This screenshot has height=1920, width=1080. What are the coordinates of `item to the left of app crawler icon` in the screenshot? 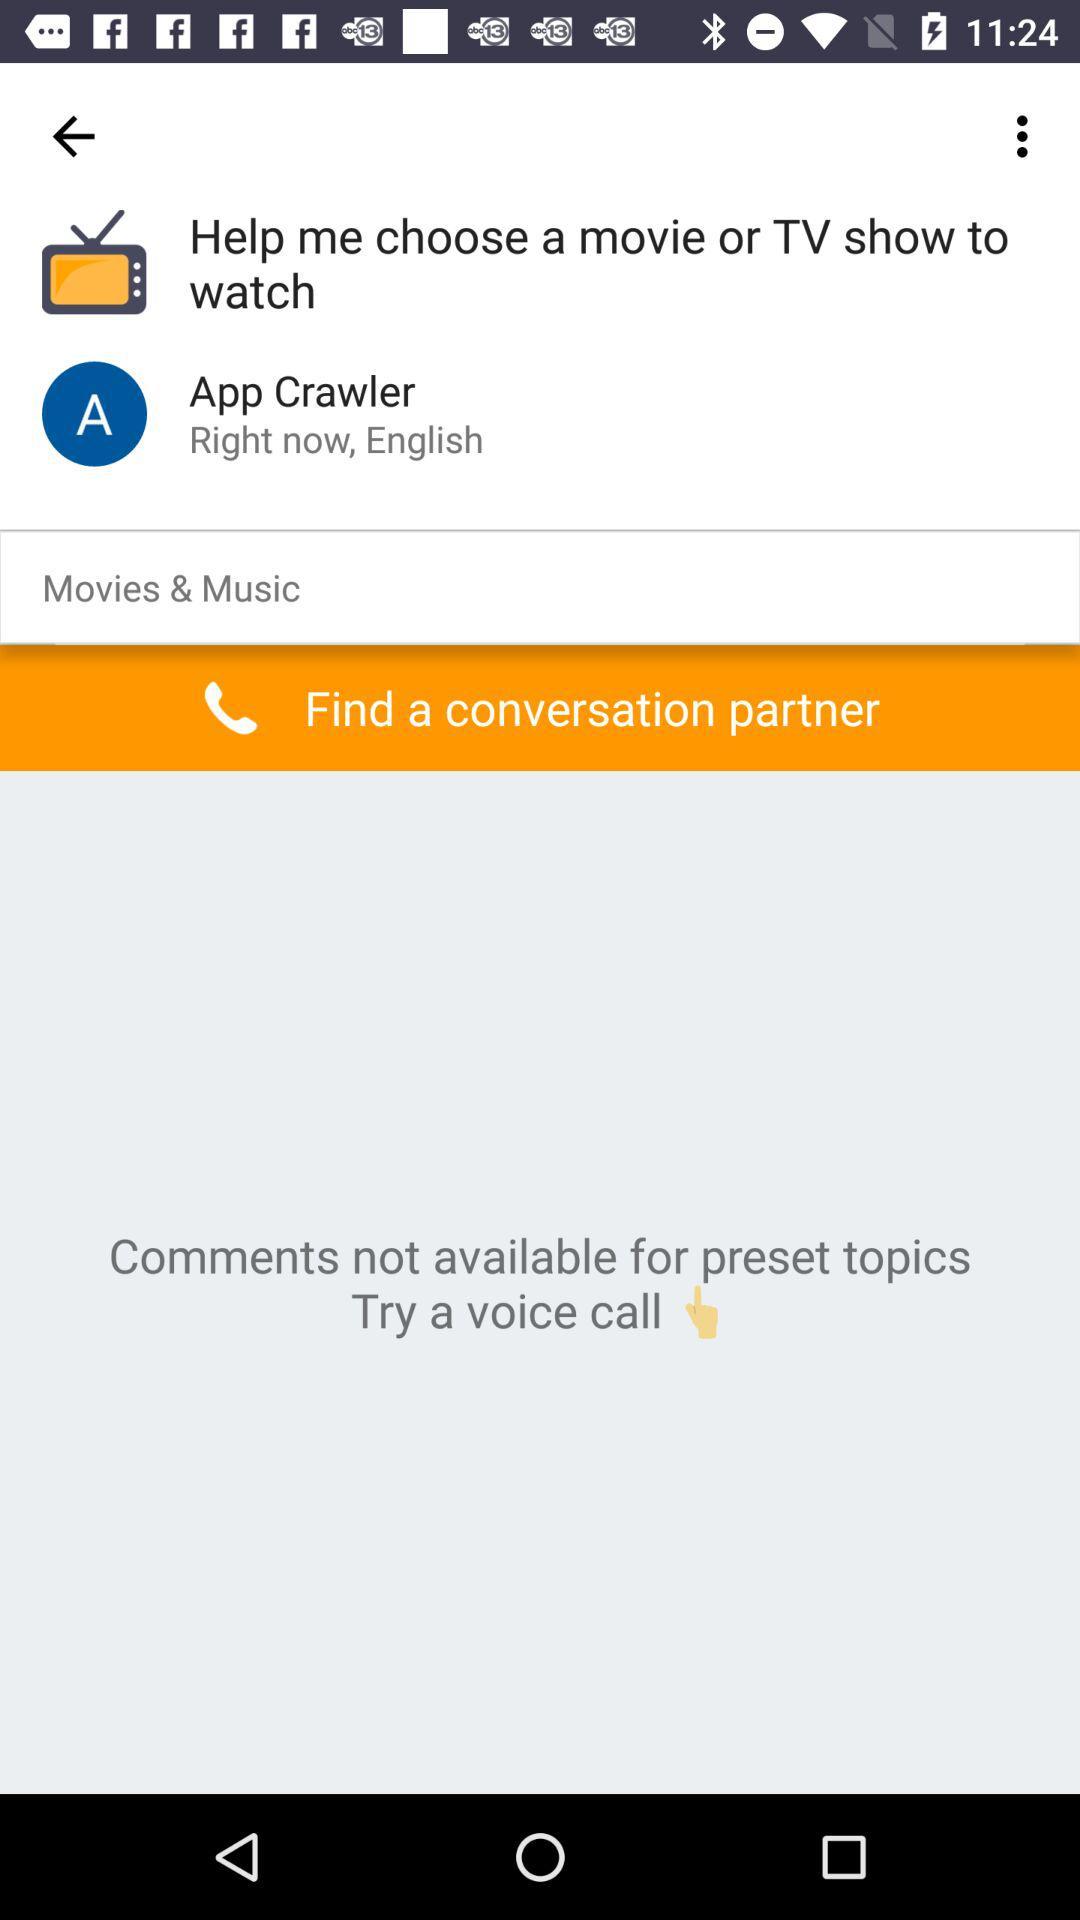 It's located at (94, 412).